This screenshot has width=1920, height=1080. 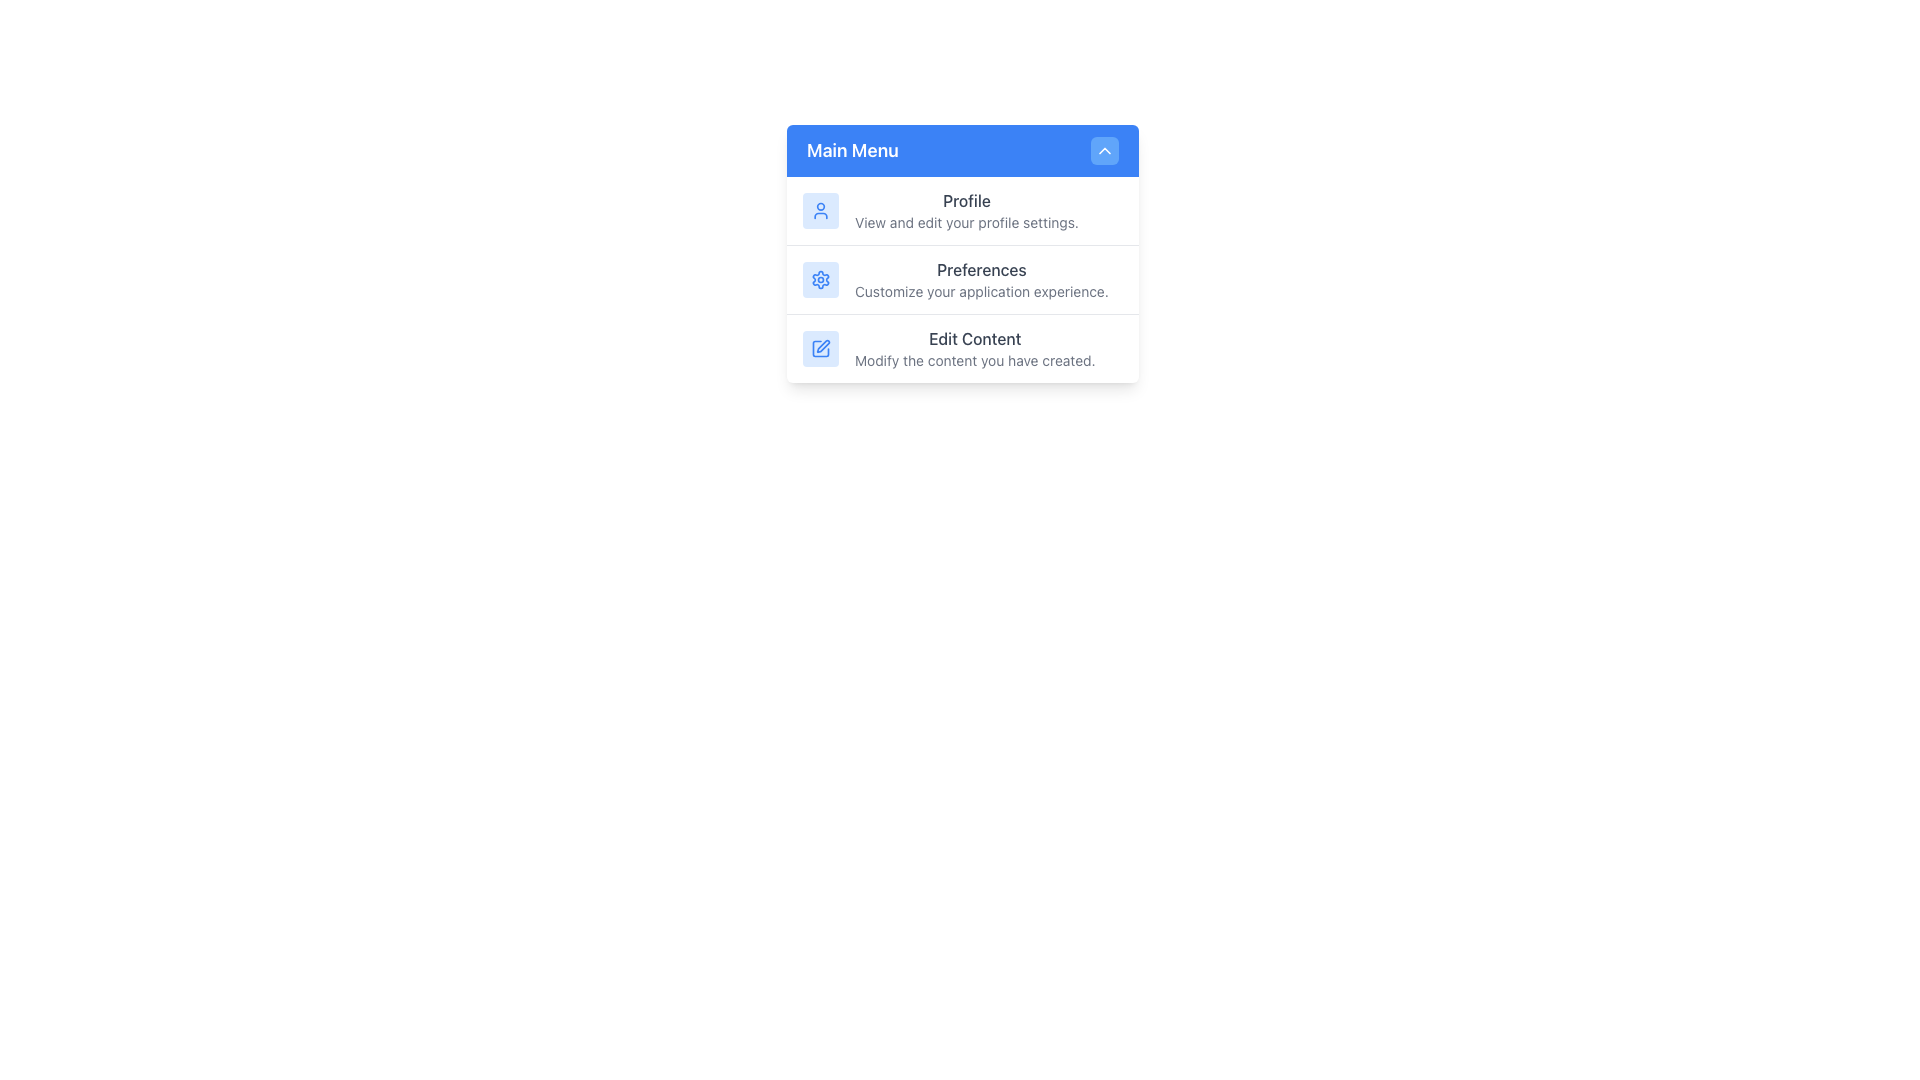 What do you see at coordinates (966, 223) in the screenshot?
I see `the text label providing supplemental information for the 'Profile' section located below the 'Profile' label in the 'Main Menu.'` at bounding box center [966, 223].